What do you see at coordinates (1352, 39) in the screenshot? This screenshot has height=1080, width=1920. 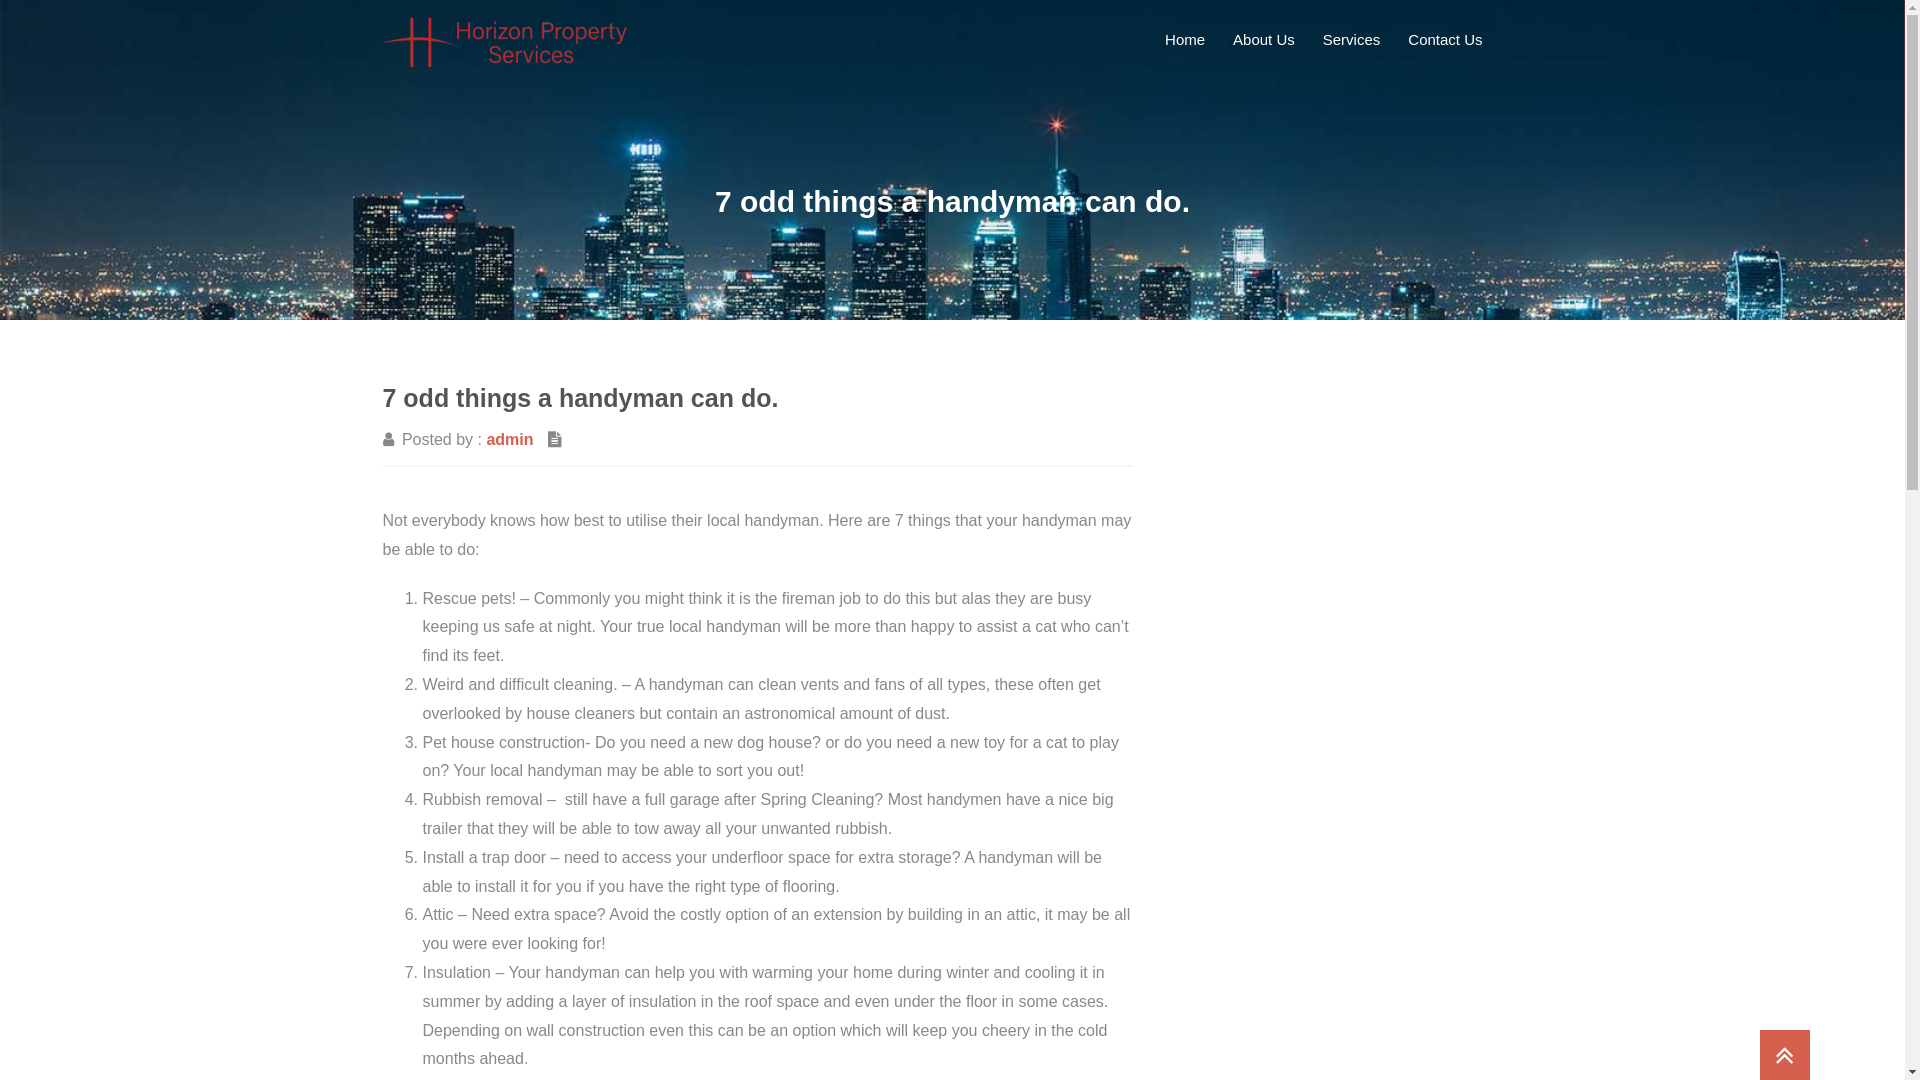 I see `'Services'` at bounding box center [1352, 39].